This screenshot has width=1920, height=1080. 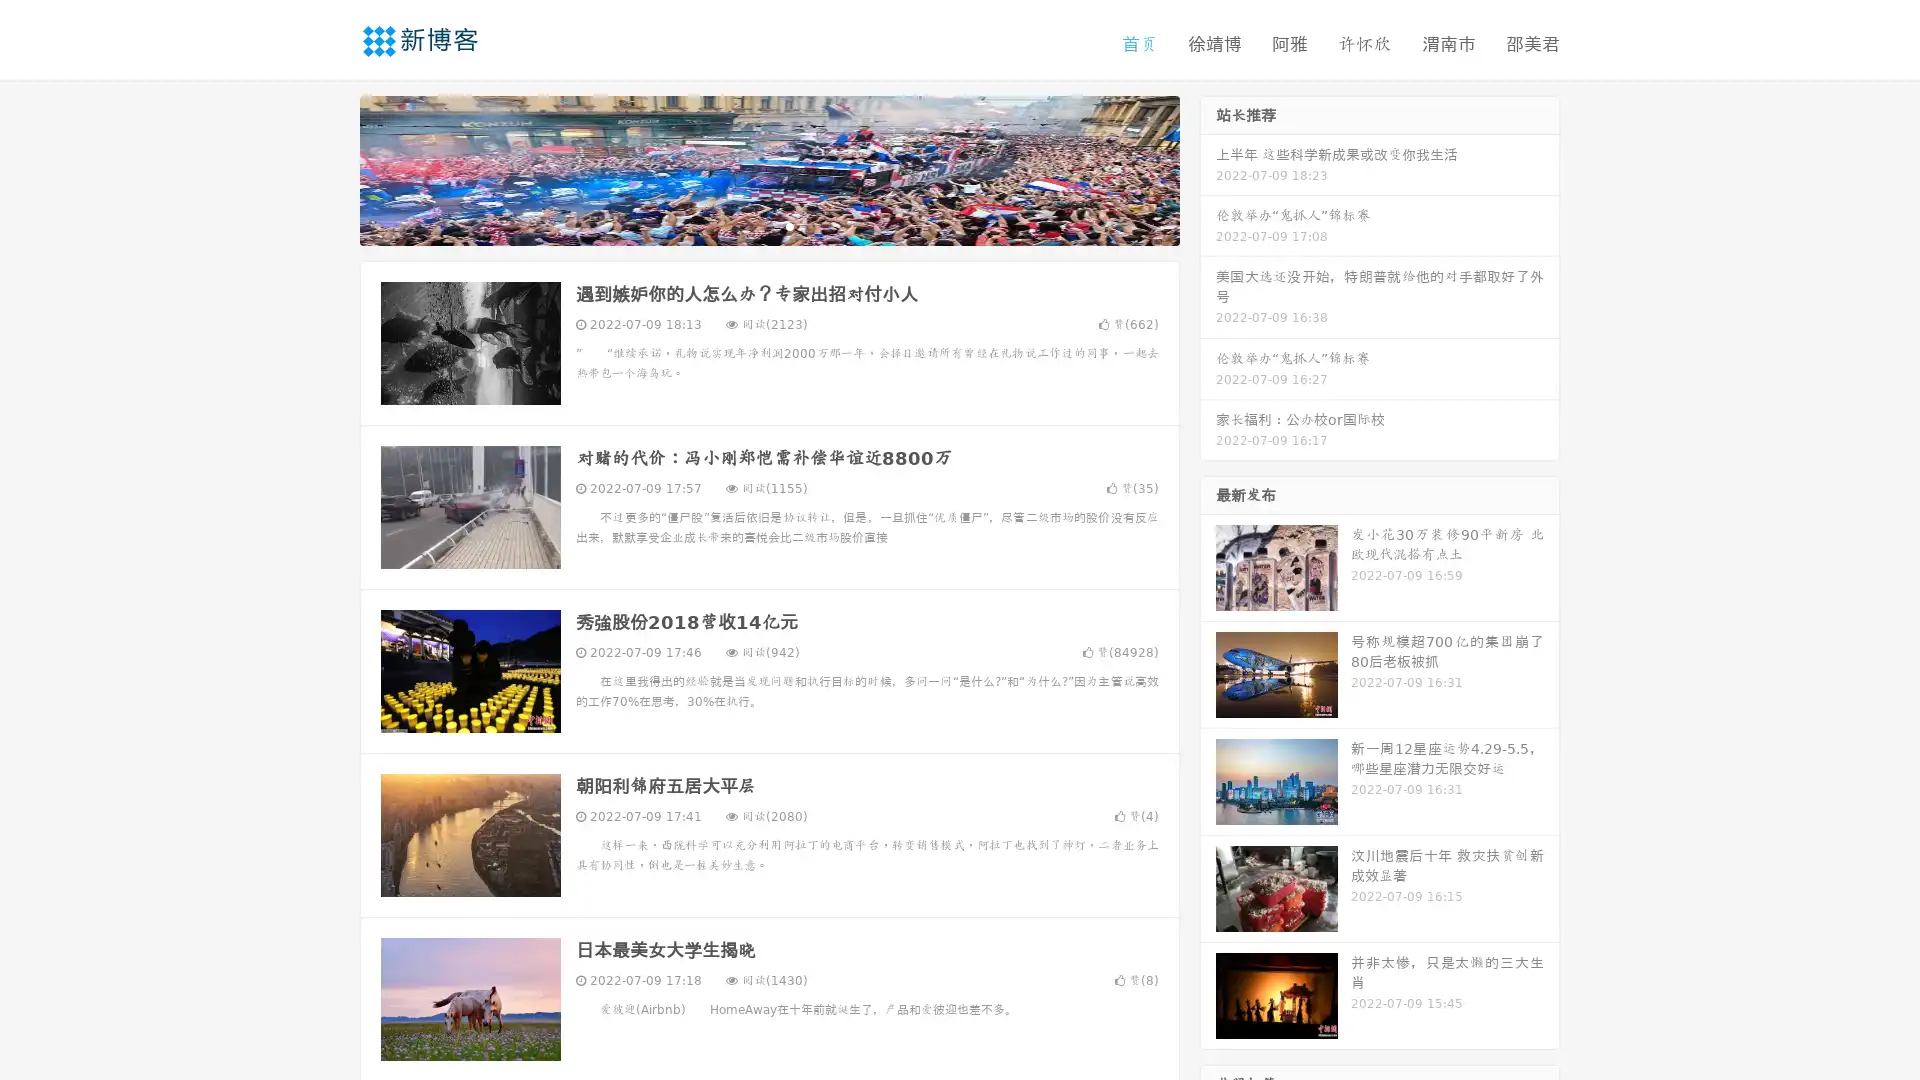 I want to click on Go to slide 2, so click(x=768, y=225).